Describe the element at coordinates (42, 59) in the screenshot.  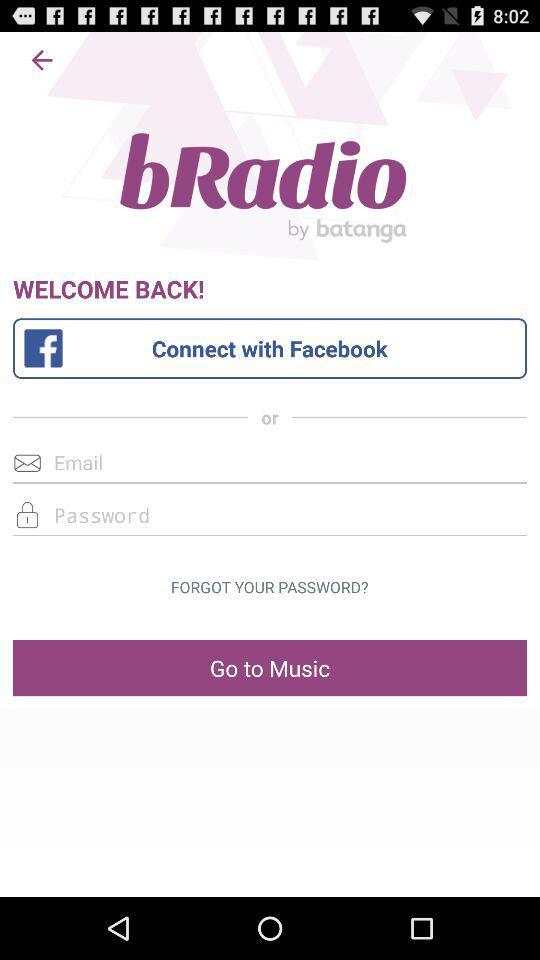
I see `go back` at that location.